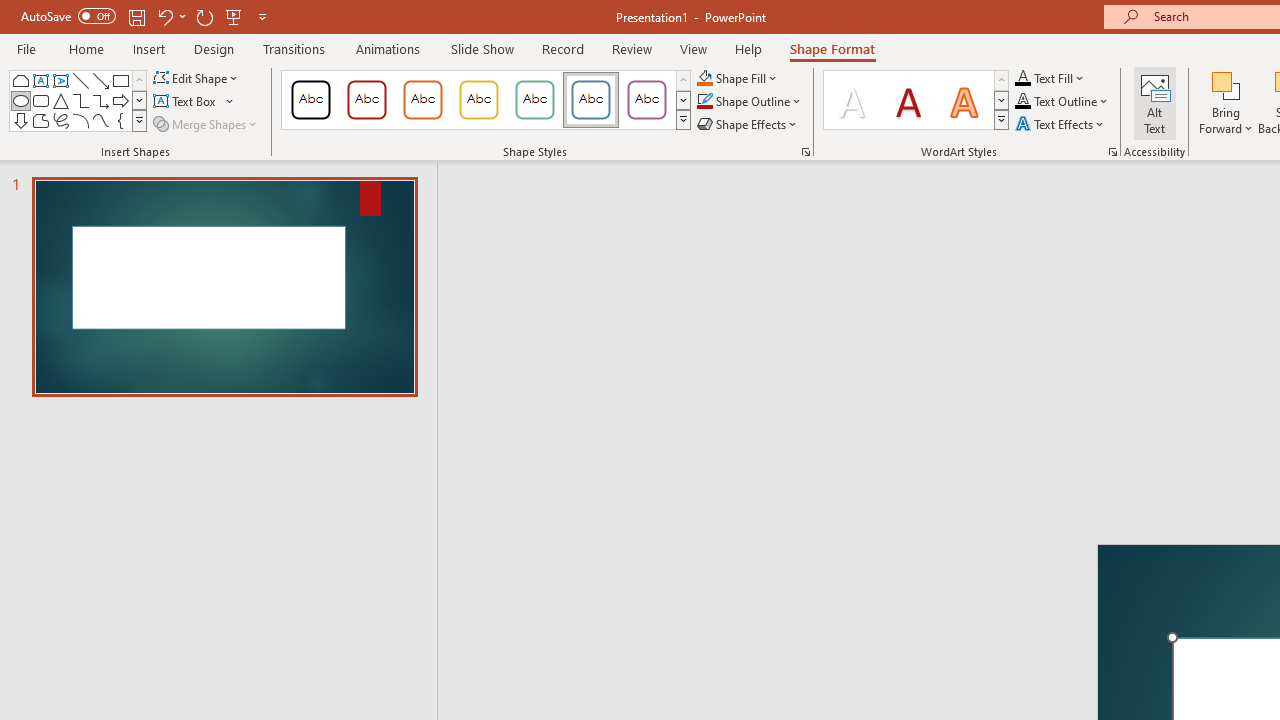  What do you see at coordinates (119, 120) in the screenshot?
I see `'Left Brace'` at bounding box center [119, 120].